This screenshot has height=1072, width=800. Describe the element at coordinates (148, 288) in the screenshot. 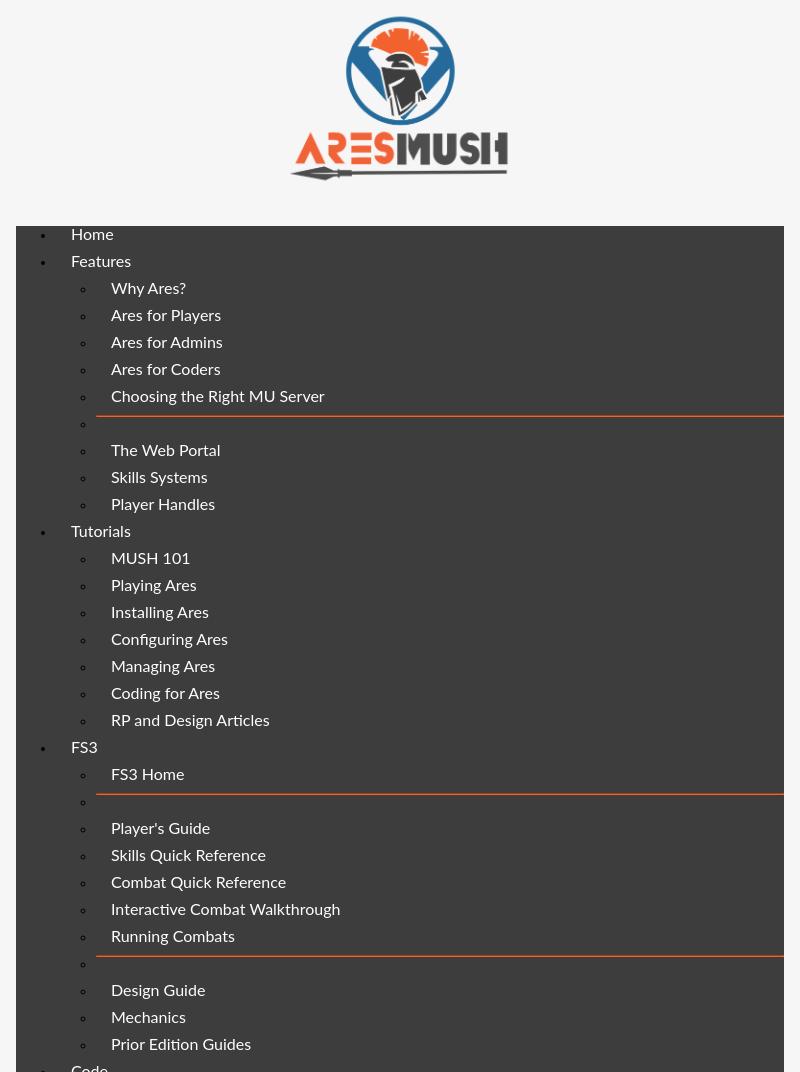

I see `'Why Ares?'` at that location.